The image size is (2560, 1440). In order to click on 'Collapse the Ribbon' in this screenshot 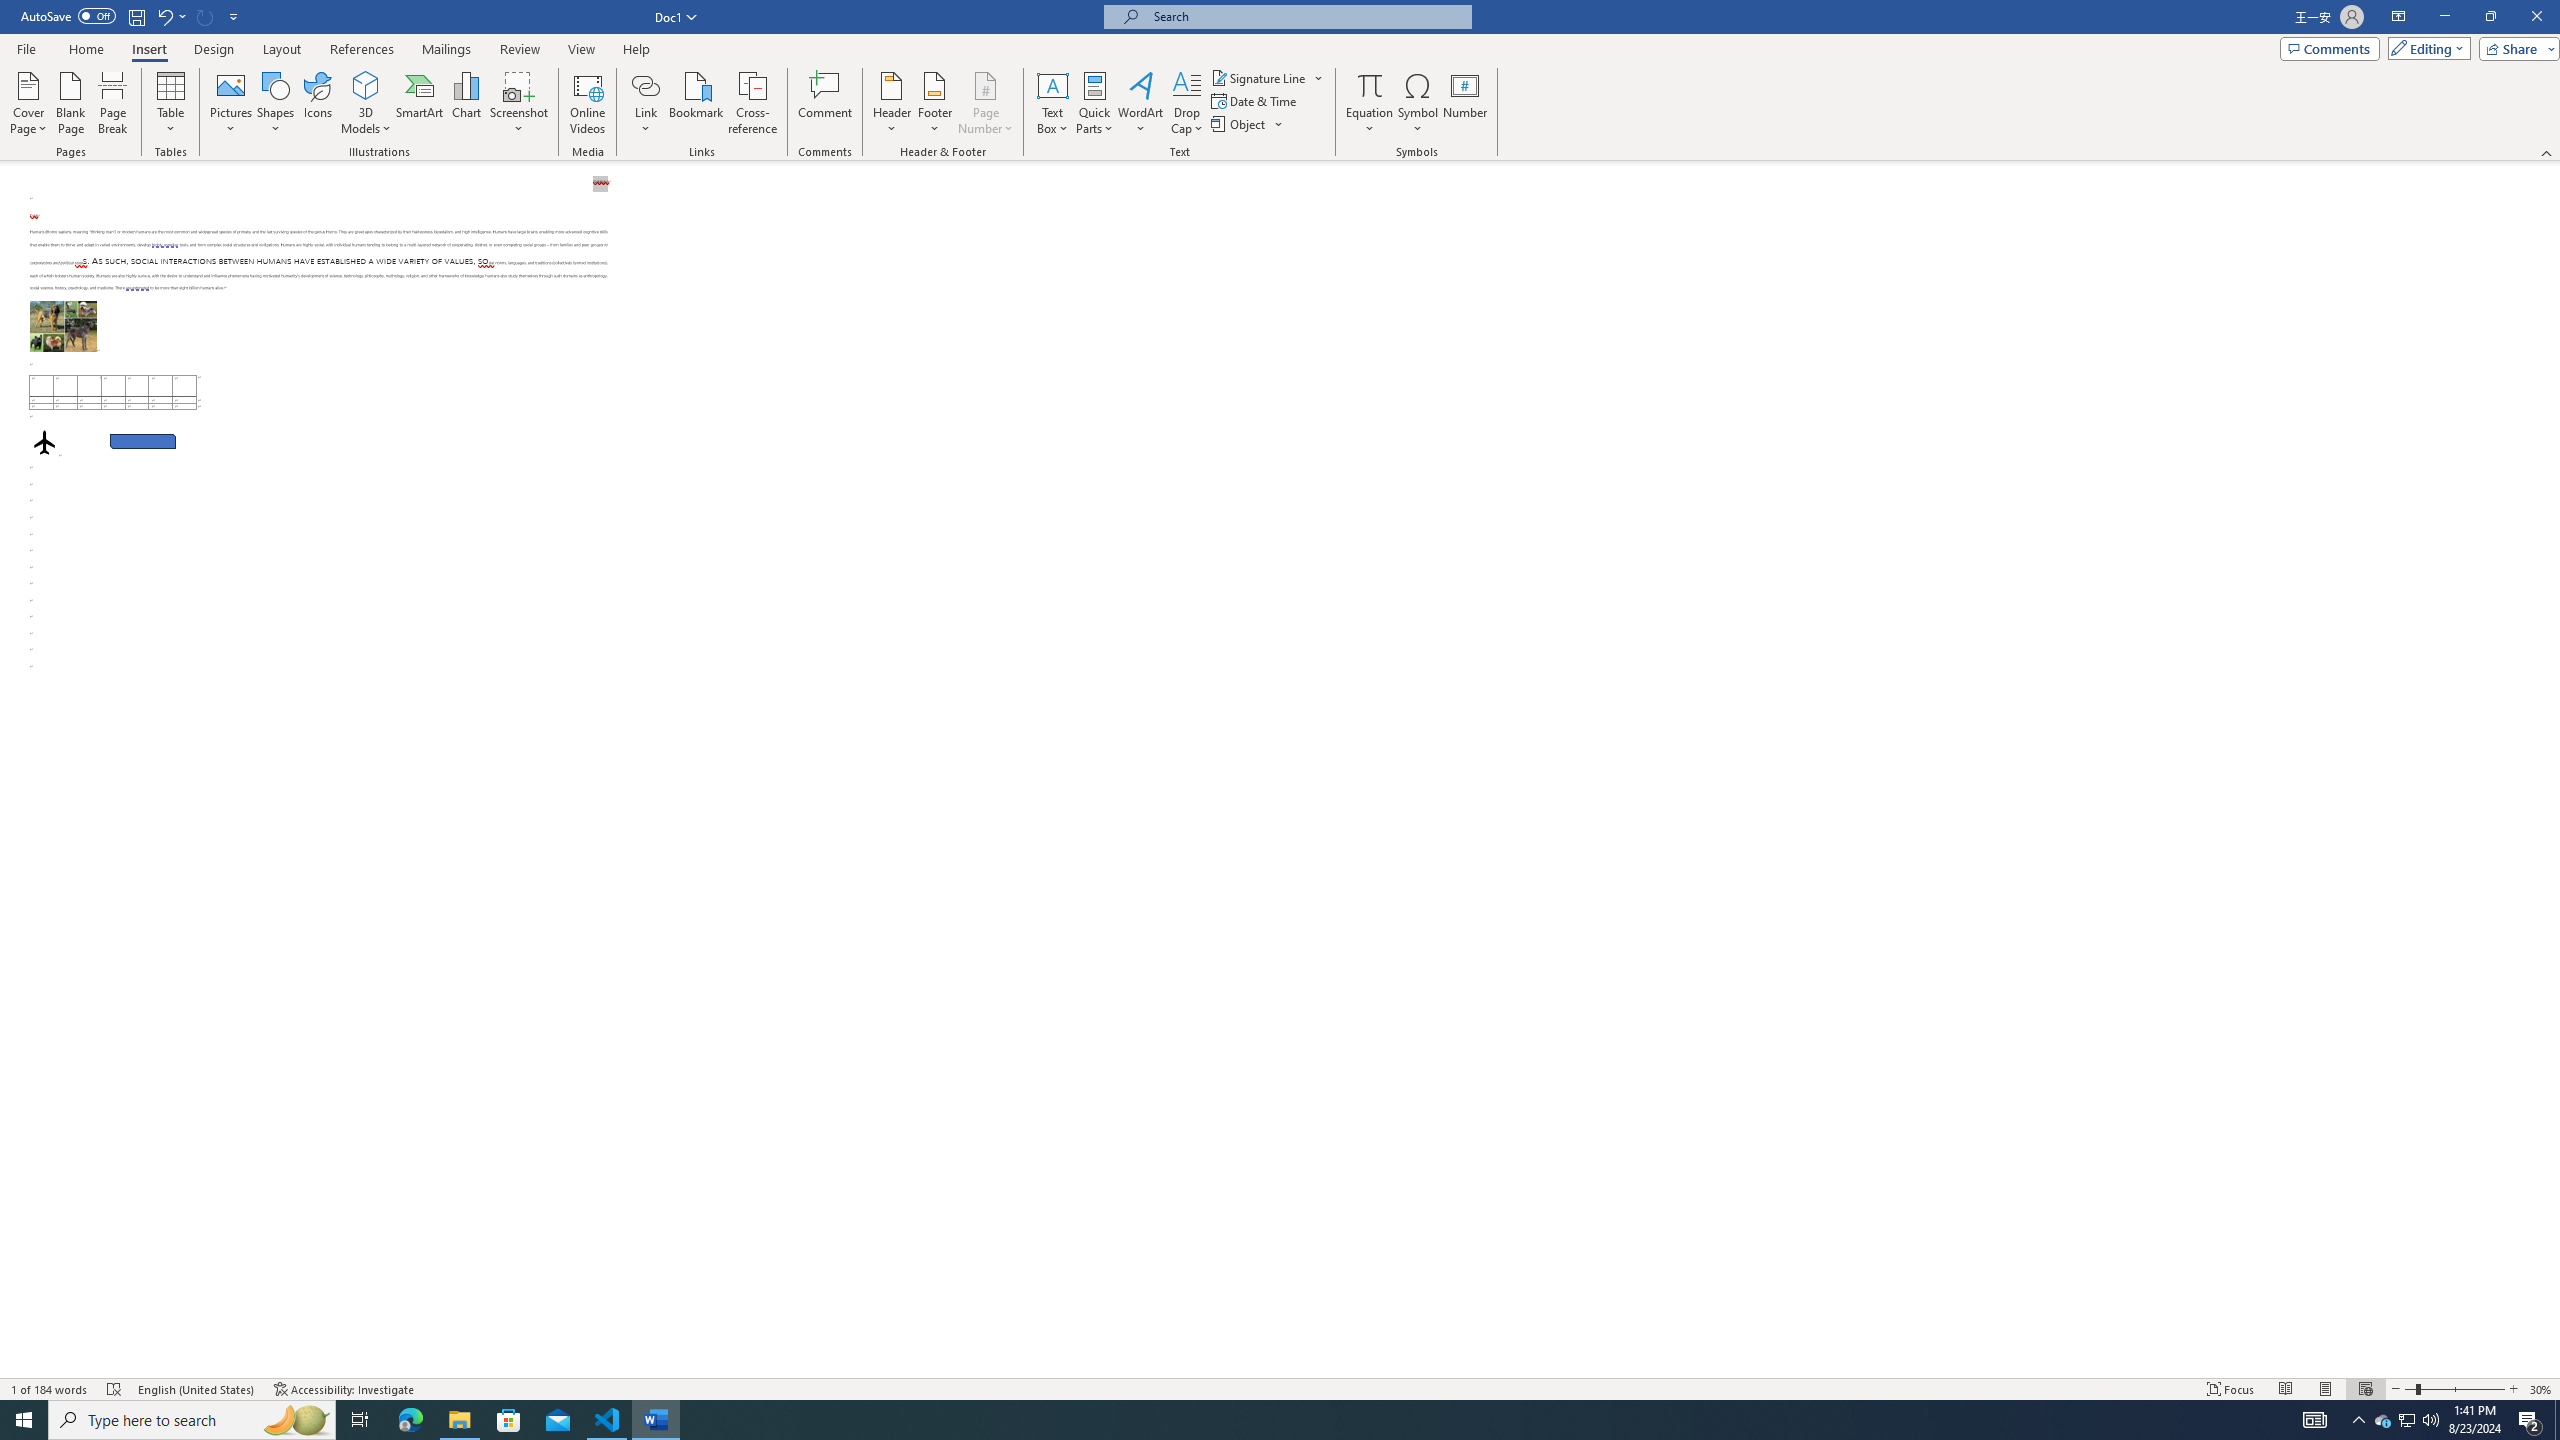, I will do `click(2547, 153)`.